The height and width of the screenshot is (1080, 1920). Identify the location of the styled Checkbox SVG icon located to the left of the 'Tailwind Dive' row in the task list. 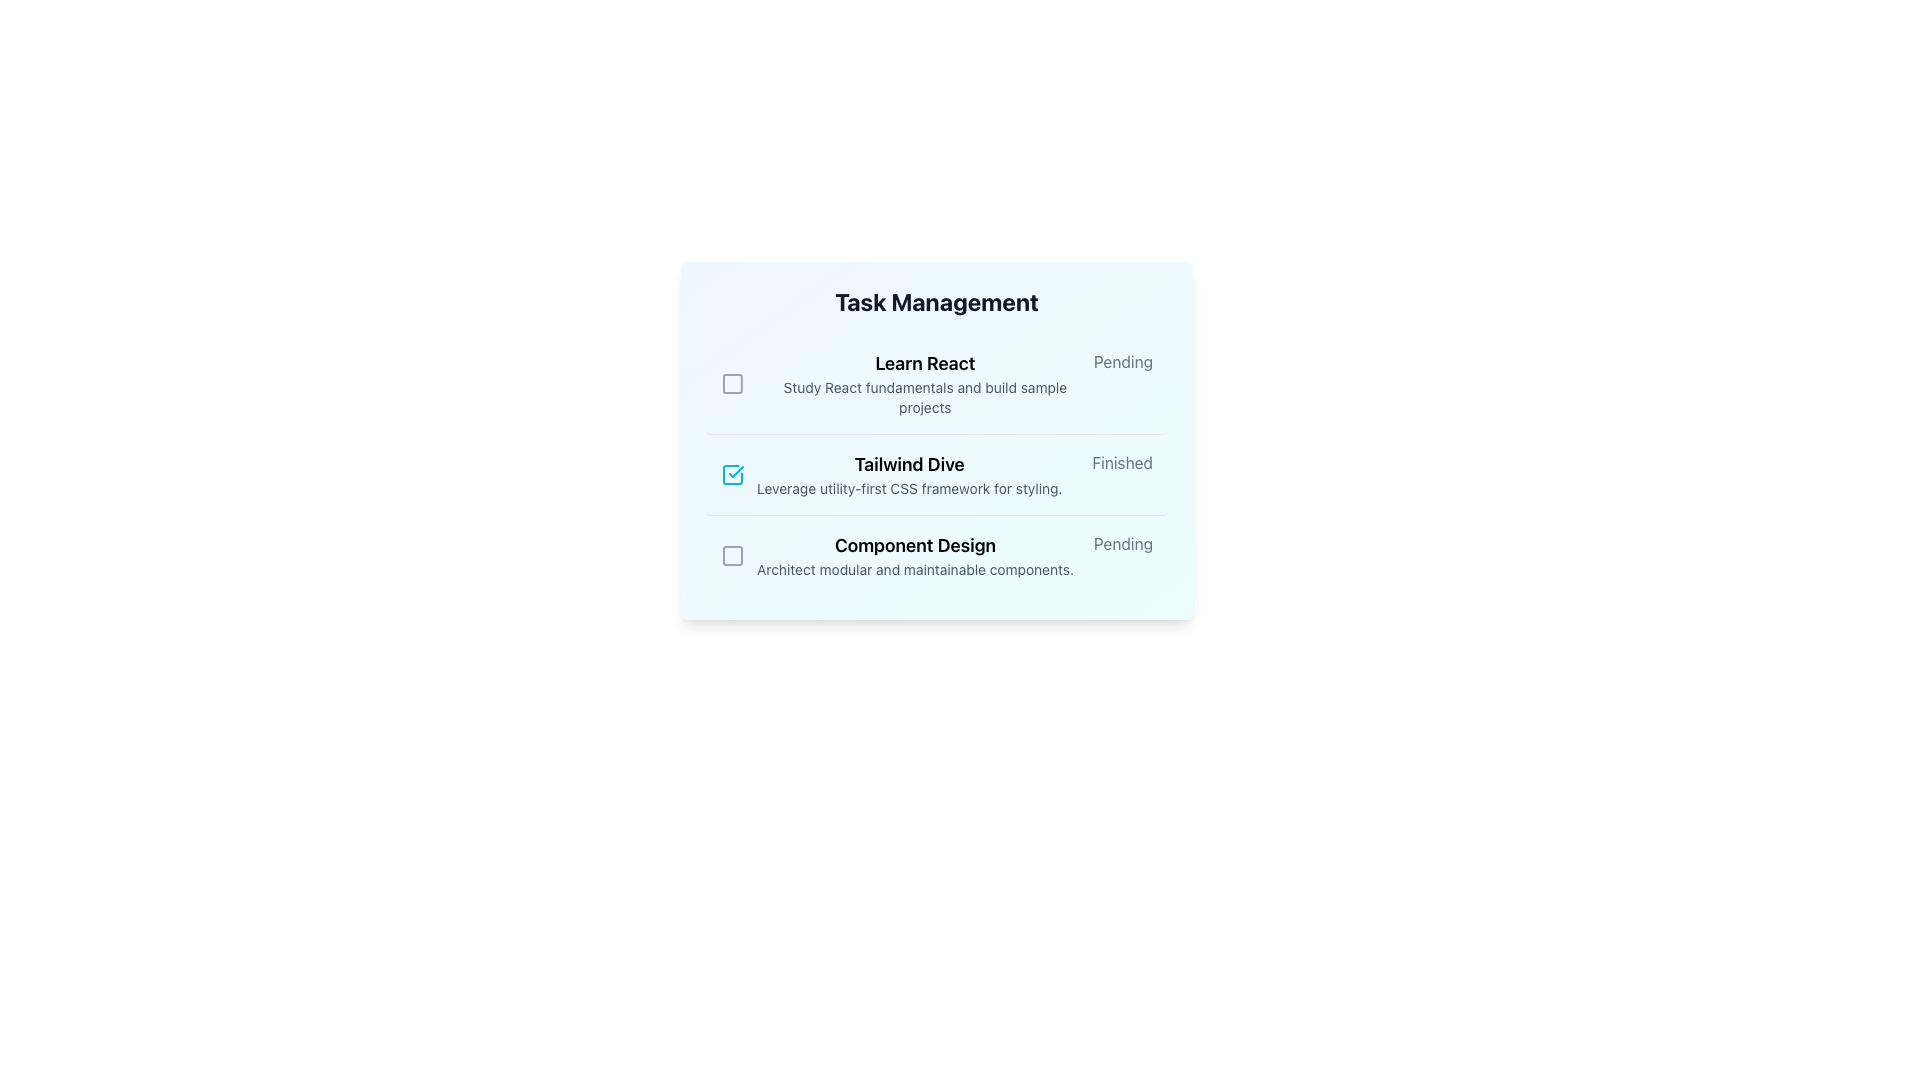
(732, 474).